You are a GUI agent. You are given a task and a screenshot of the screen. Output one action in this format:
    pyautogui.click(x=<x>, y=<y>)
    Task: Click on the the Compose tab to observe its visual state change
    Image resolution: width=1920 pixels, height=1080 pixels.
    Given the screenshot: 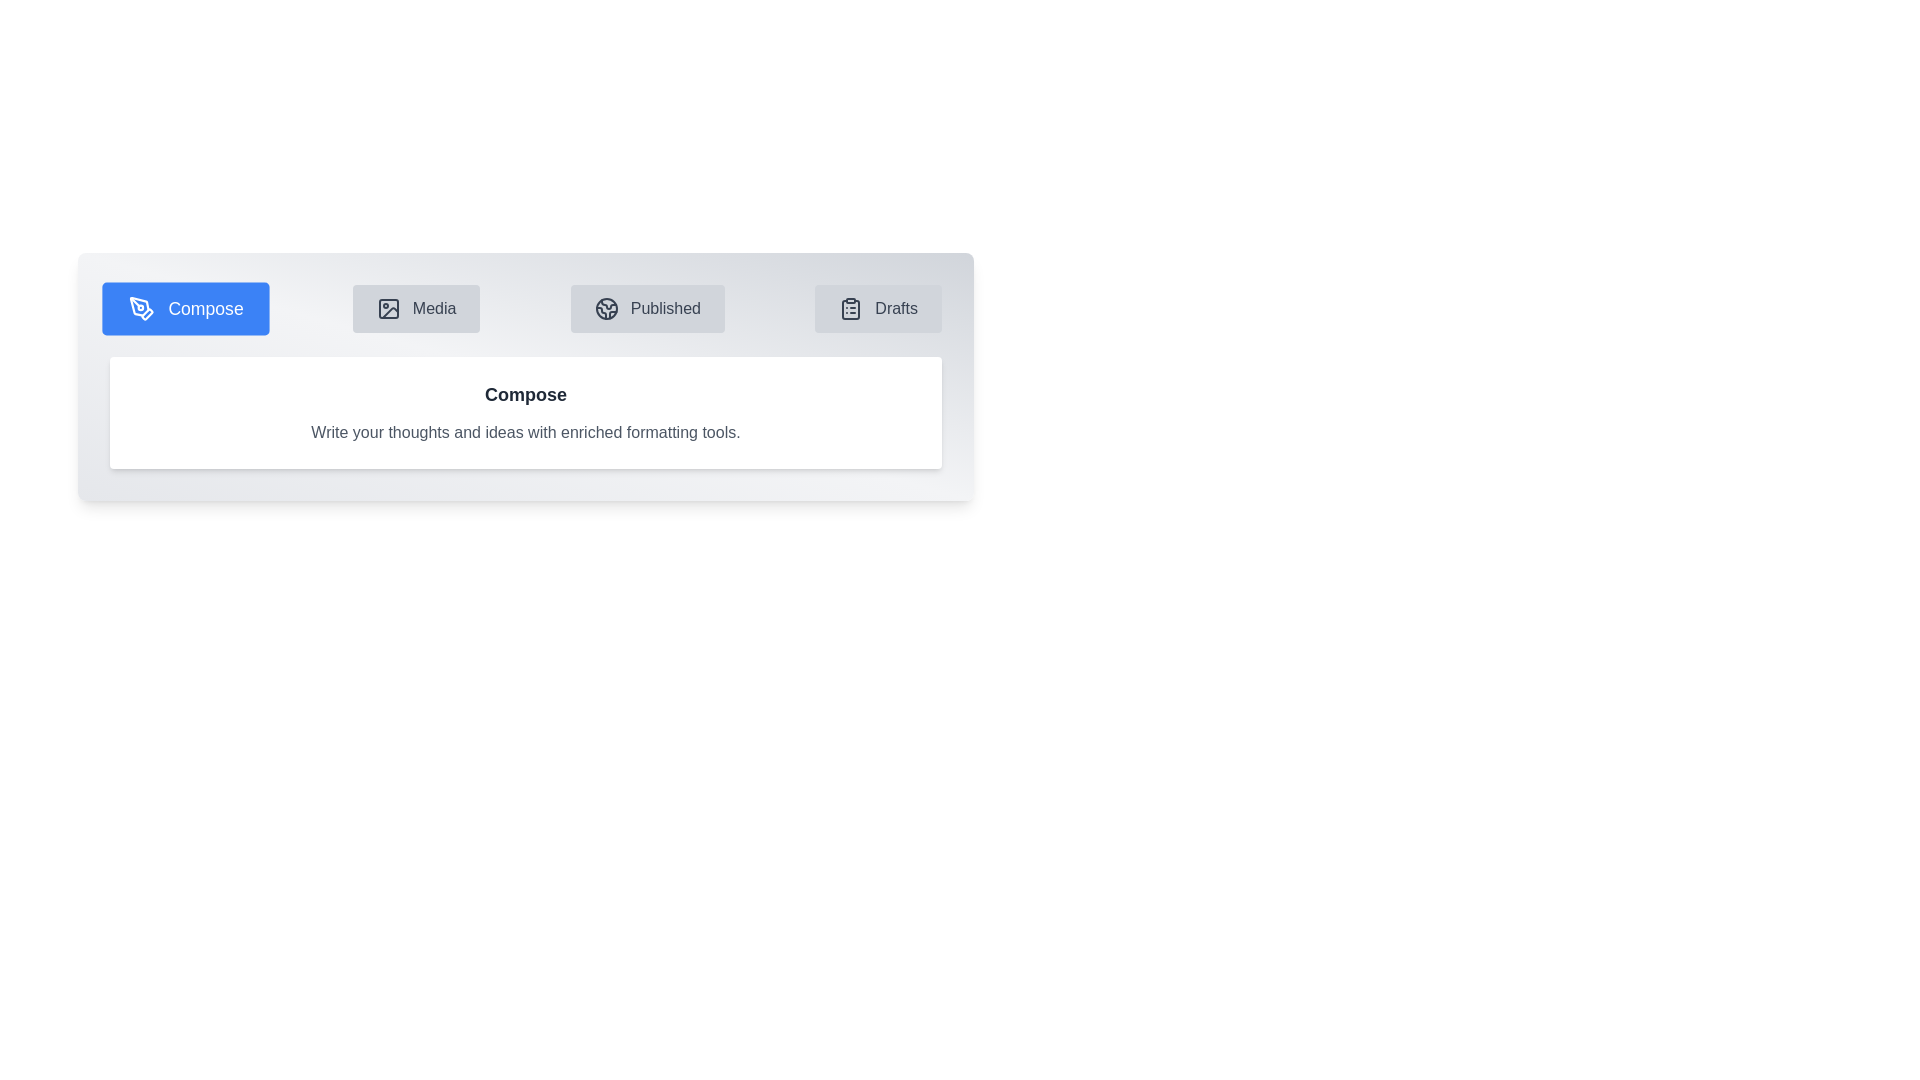 What is the action you would take?
    pyautogui.click(x=186, y=308)
    